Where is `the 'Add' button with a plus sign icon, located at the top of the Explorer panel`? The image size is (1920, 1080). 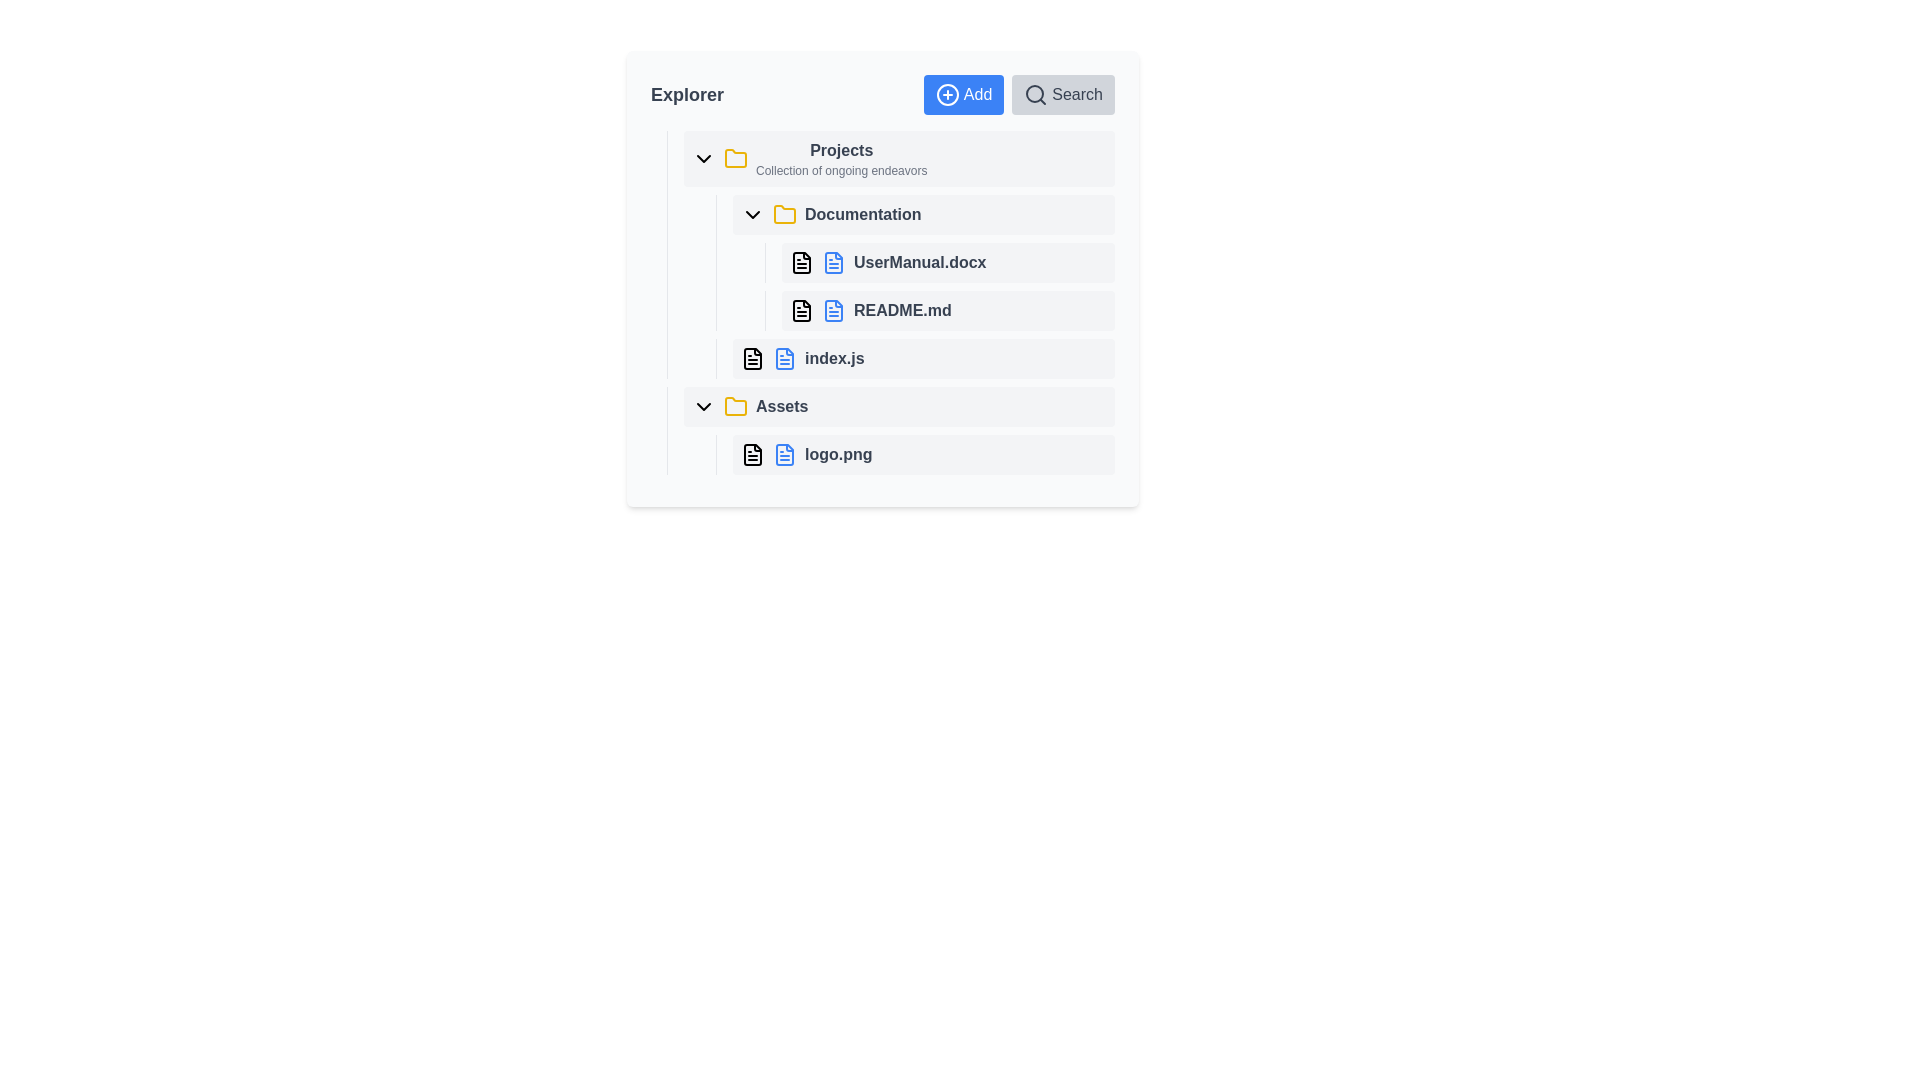 the 'Add' button with a plus sign icon, located at the top of the Explorer panel is located at coordinates (964, 95).